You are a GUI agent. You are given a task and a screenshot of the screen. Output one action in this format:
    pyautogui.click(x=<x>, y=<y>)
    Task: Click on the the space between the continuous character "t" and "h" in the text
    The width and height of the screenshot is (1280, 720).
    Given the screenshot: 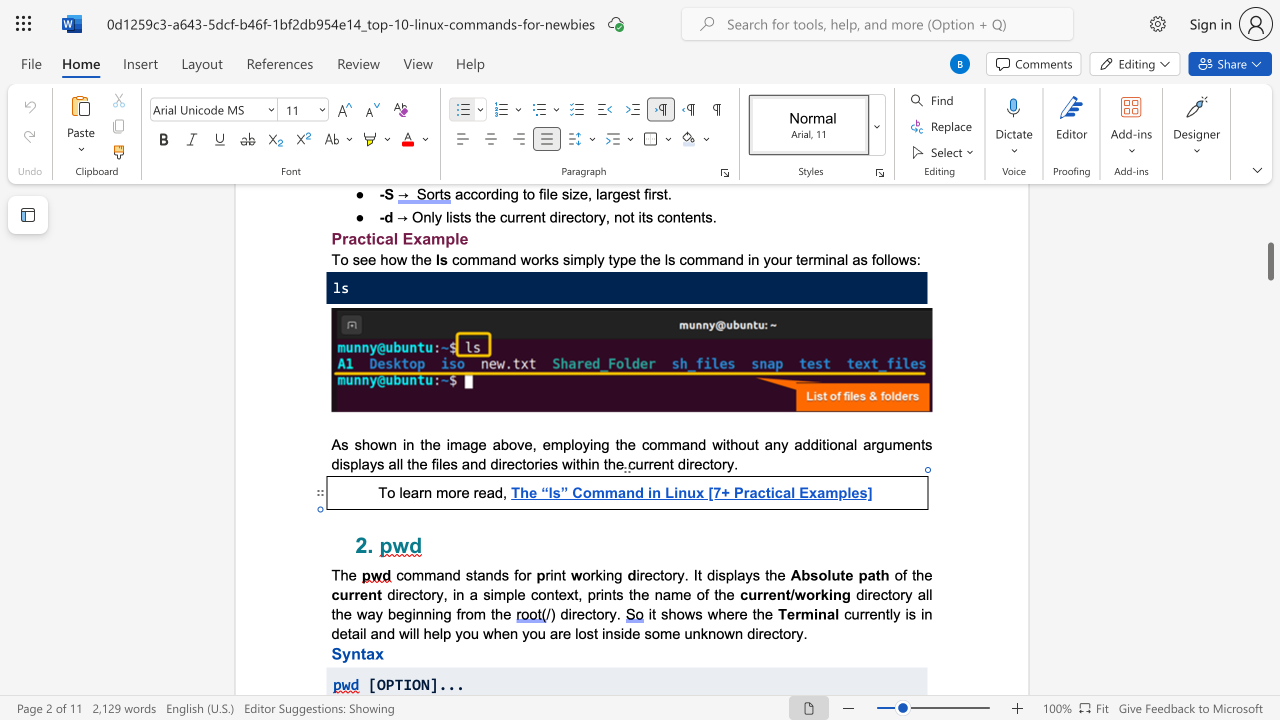 What is the action you would take?
    pyautogui.click(x=769, y=575)
    